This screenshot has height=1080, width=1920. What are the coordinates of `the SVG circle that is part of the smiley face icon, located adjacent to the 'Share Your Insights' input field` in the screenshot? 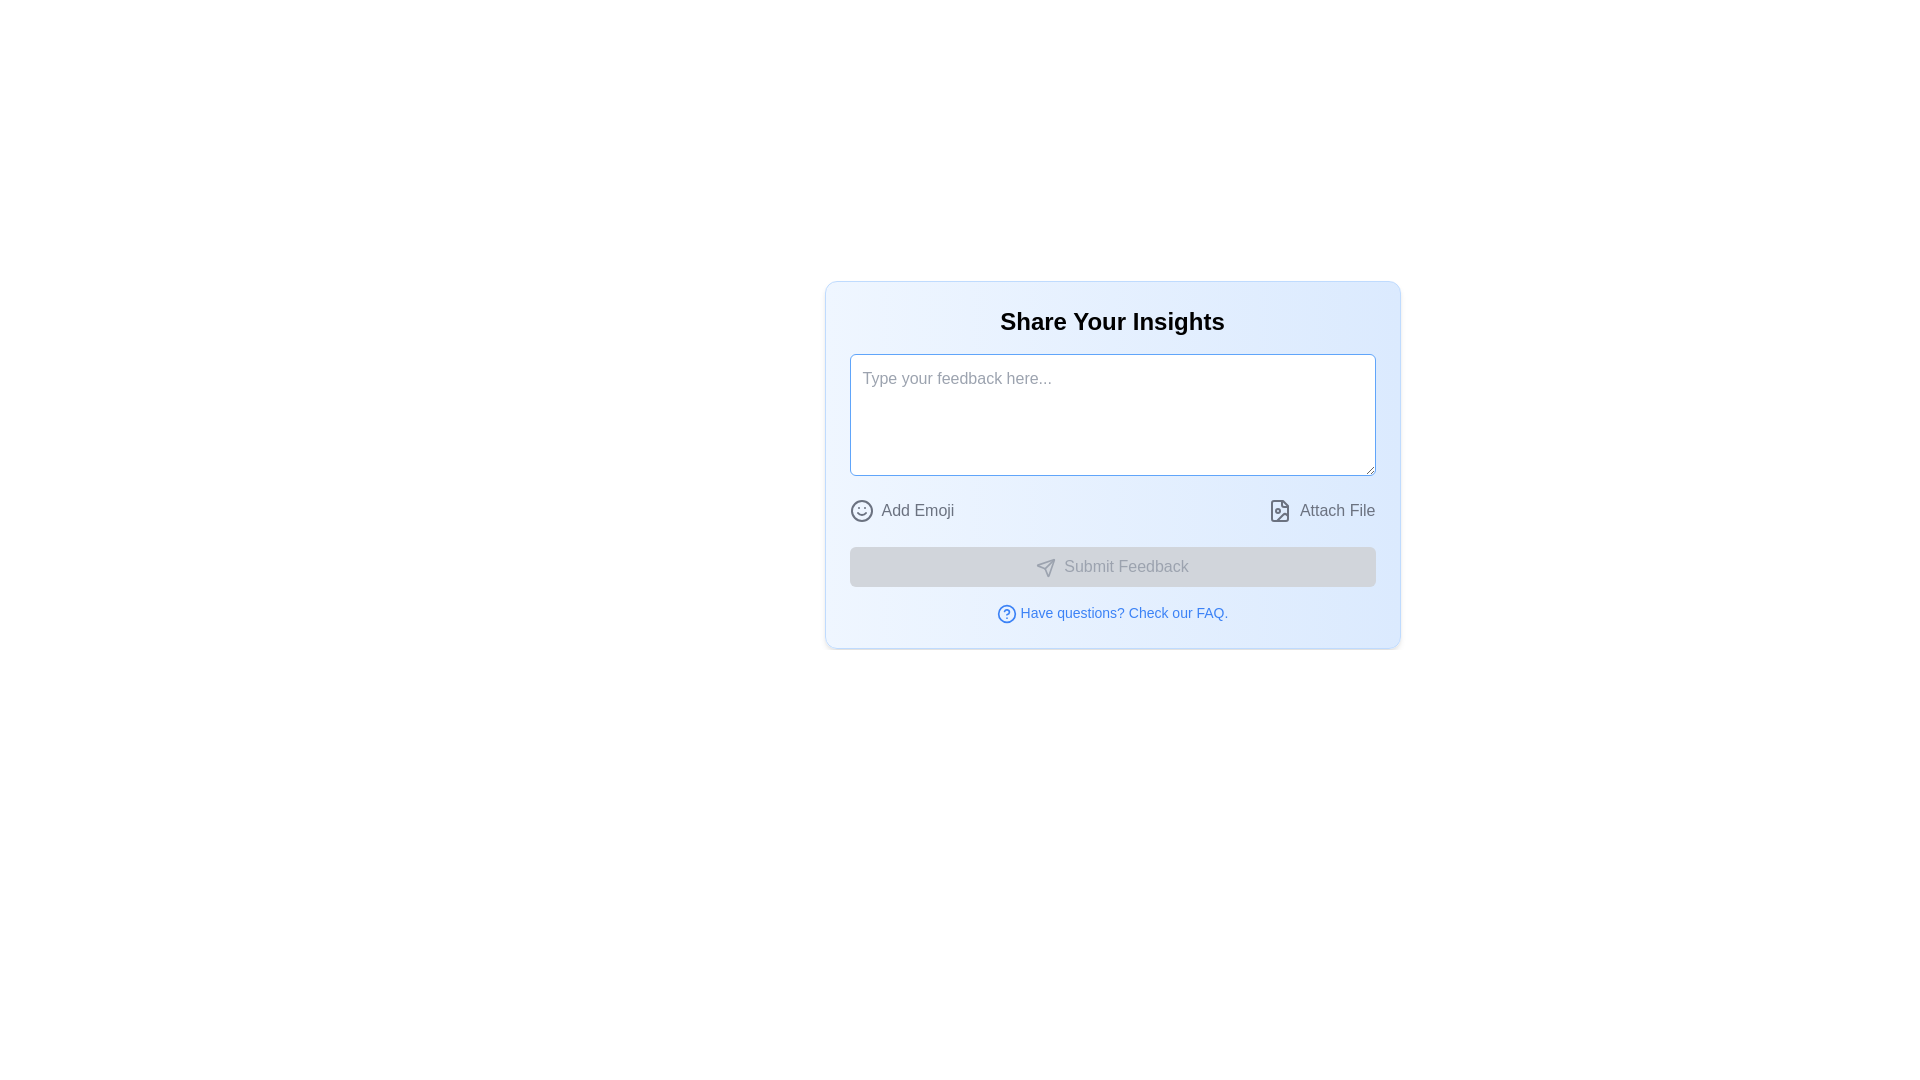 It's located at (861, 509).